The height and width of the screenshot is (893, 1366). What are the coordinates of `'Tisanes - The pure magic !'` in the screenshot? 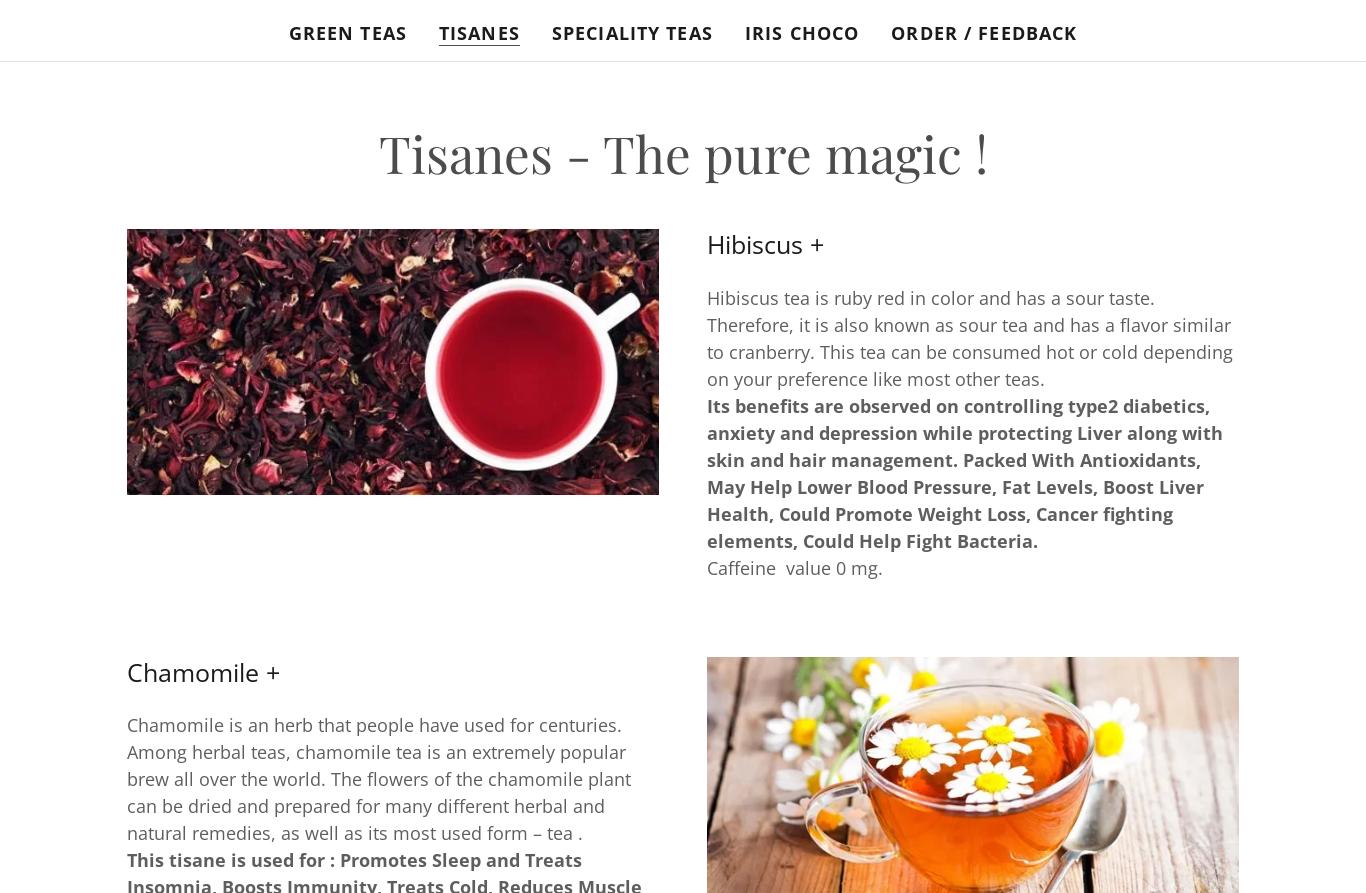 It's located at (681, 151).